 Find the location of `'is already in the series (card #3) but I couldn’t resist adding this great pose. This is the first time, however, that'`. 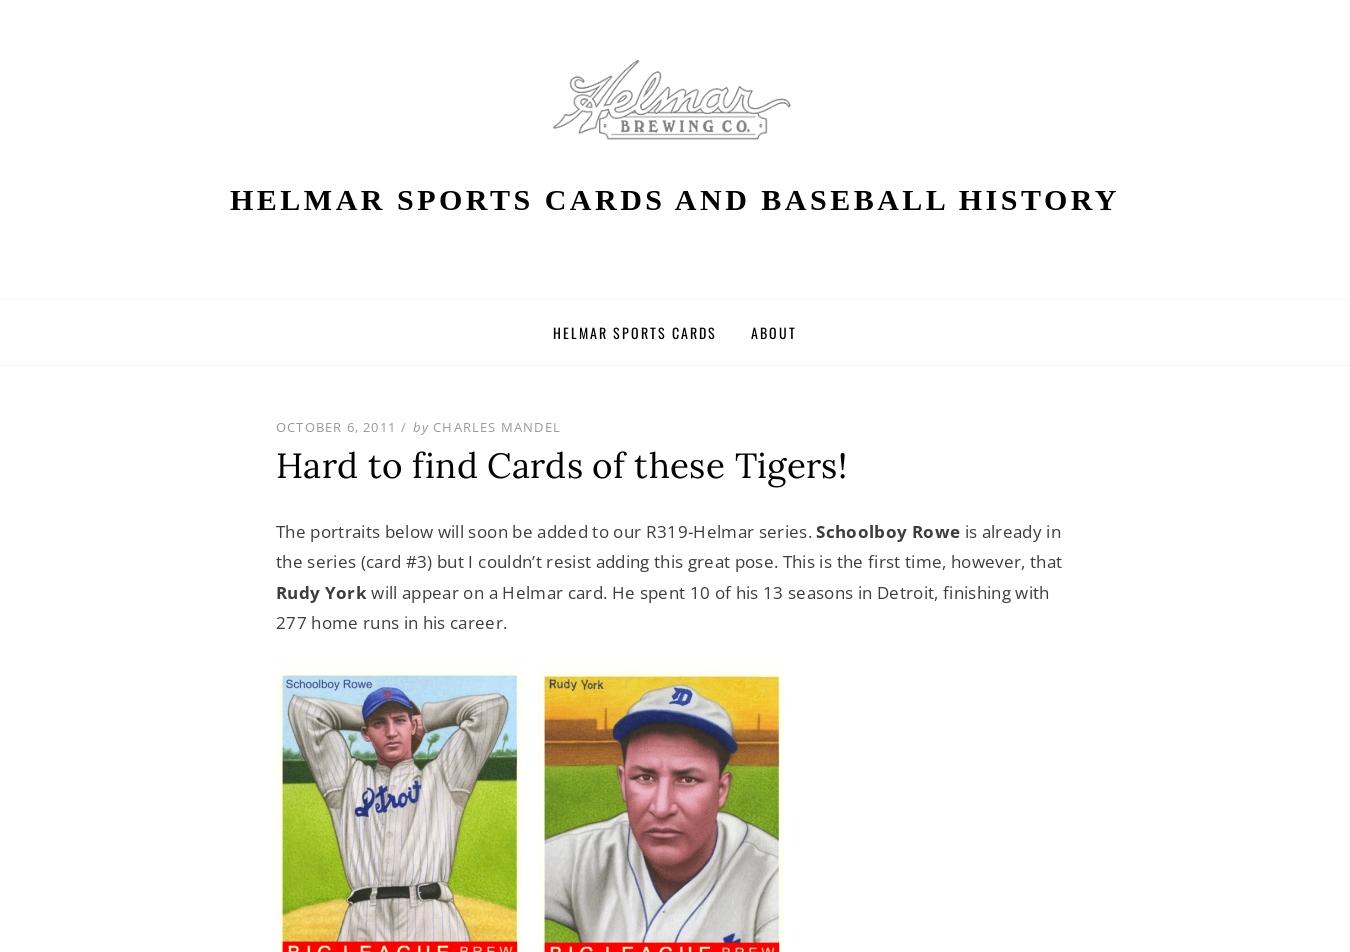

'is already in the series (card #3) but I couldn’t resist adding this great pose. This is the first time, however, that' is located at coordinates (669, 545).